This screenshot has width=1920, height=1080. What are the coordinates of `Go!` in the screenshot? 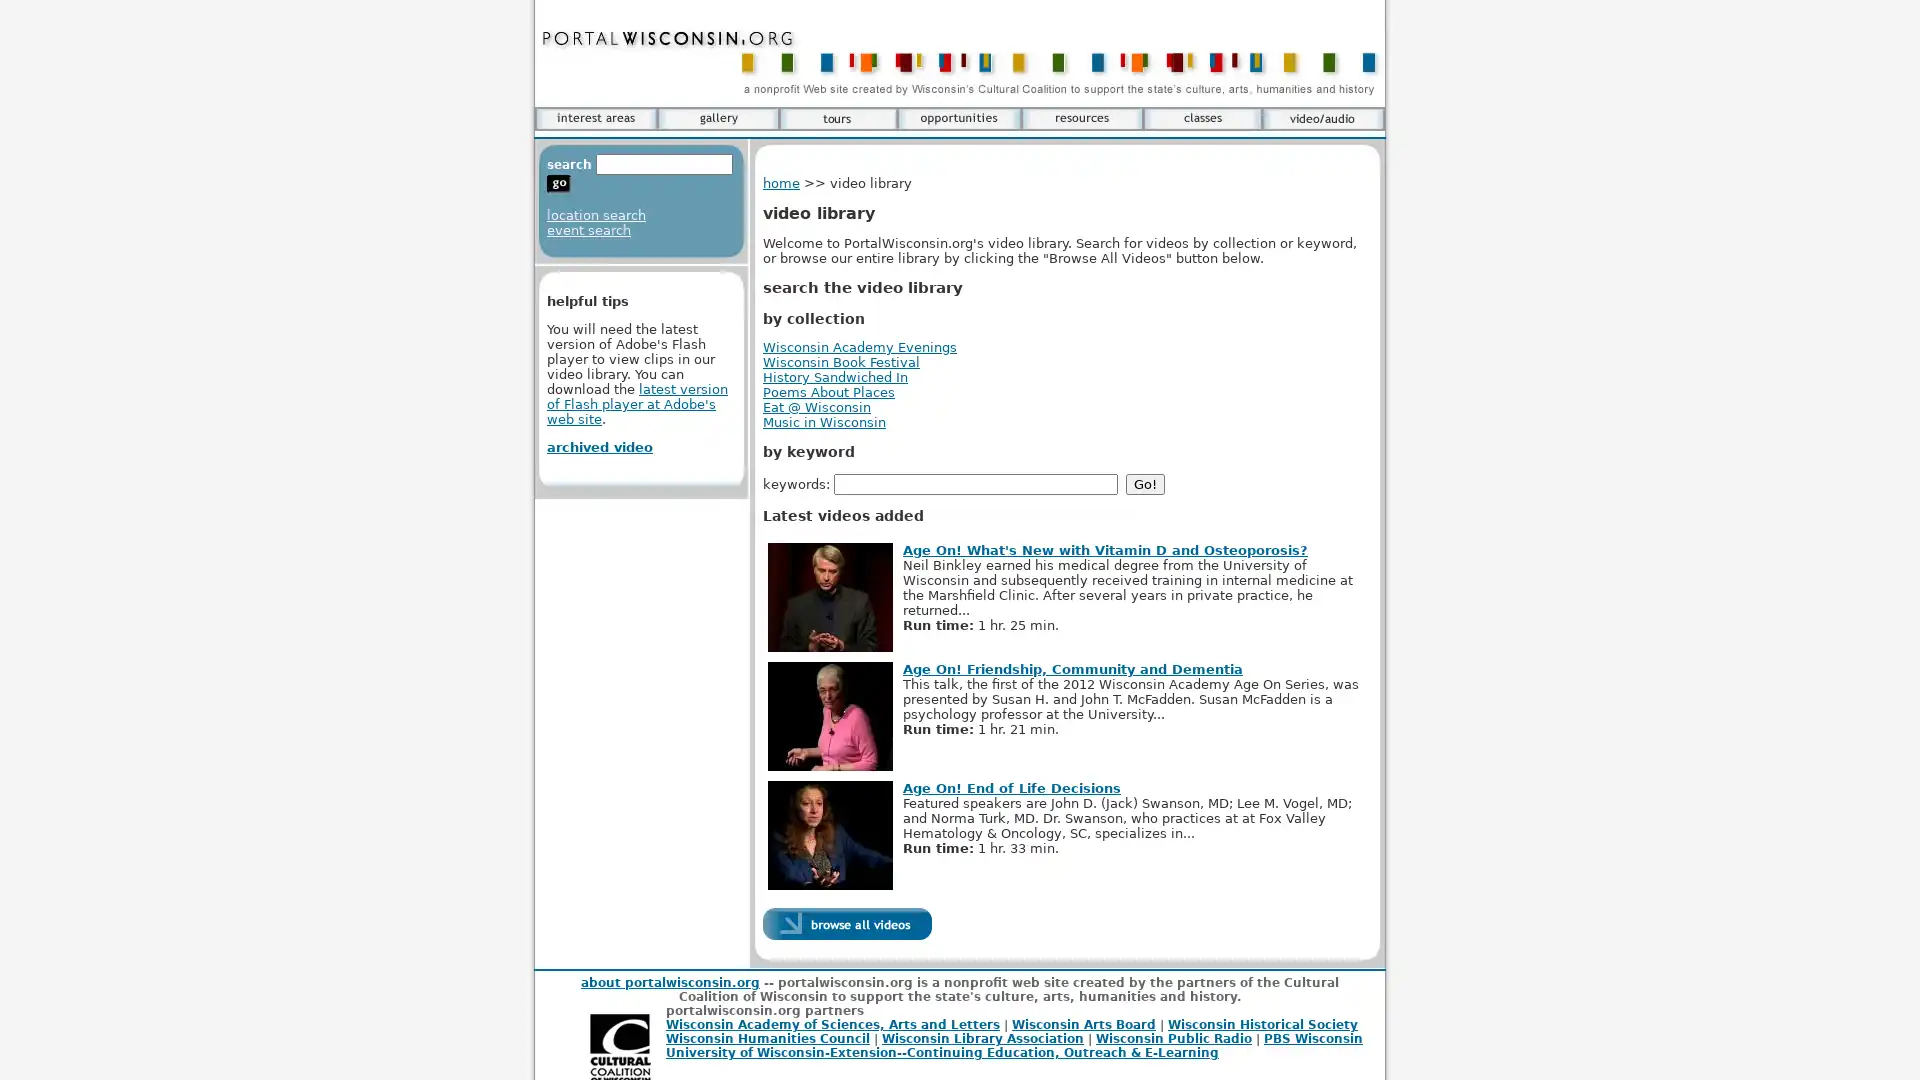 It's located at (1145, 483).